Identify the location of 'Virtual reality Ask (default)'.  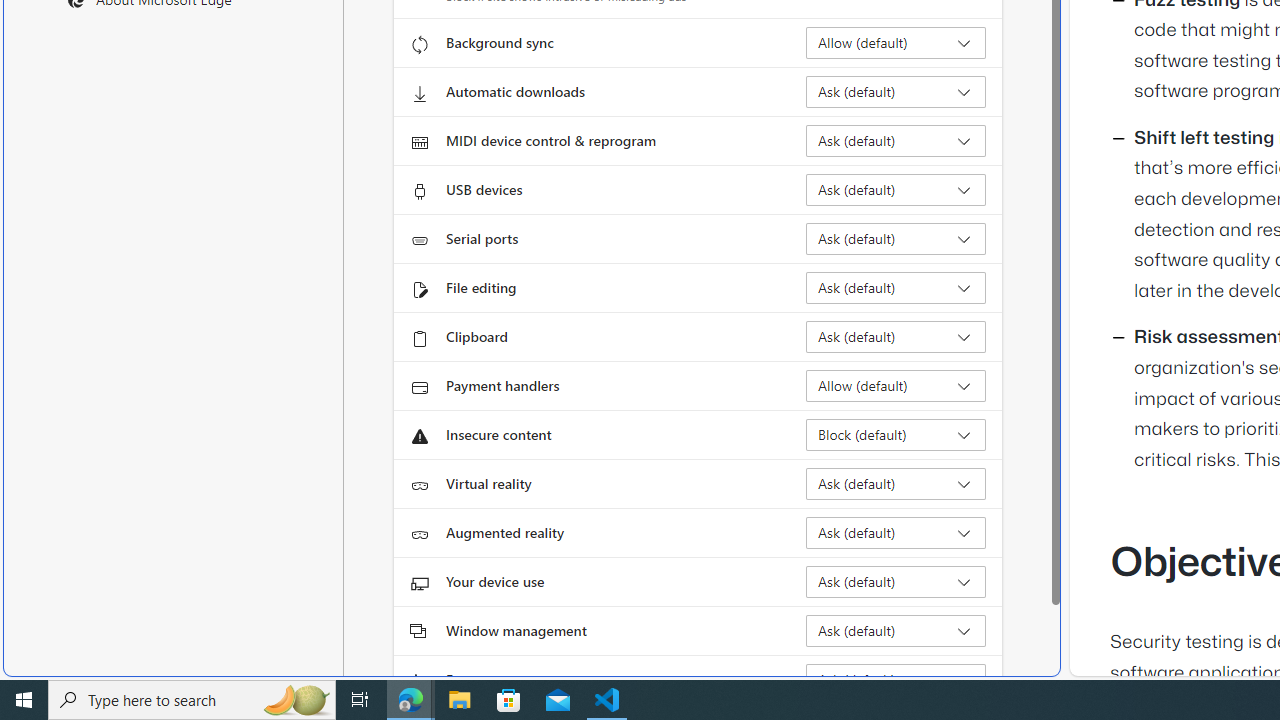
(895, 483).